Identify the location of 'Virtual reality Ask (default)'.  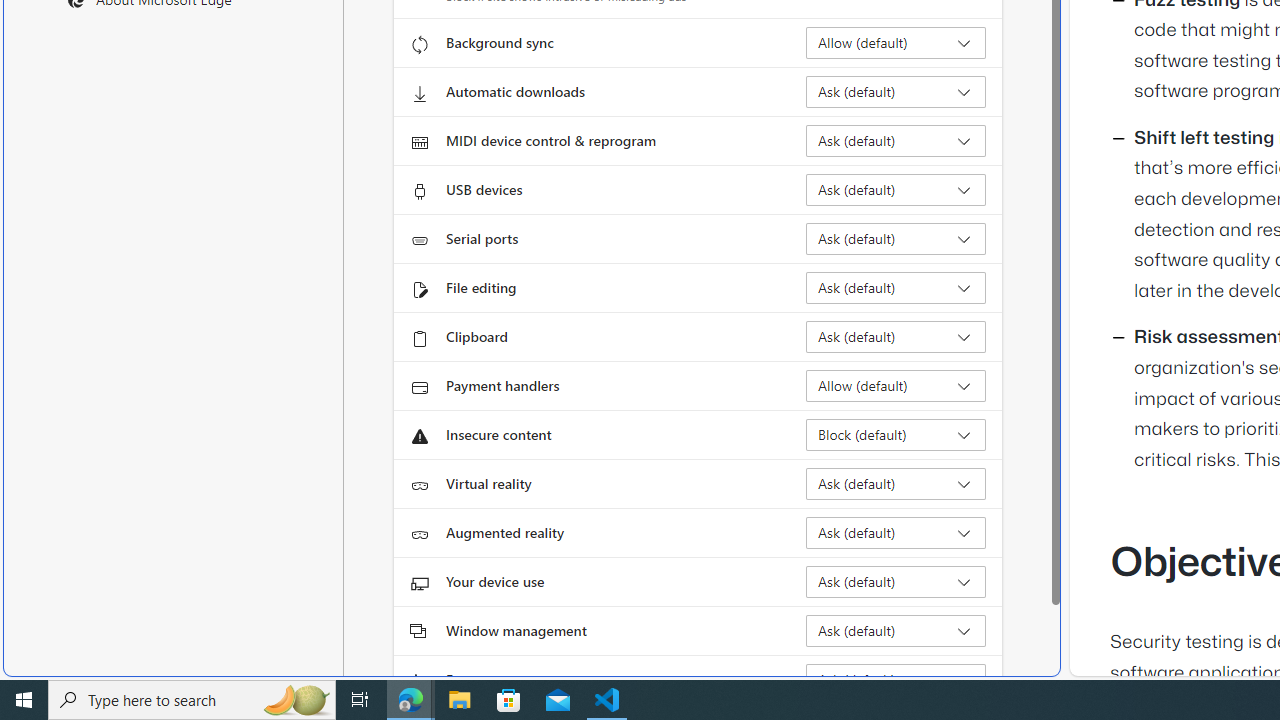
(895, 483).